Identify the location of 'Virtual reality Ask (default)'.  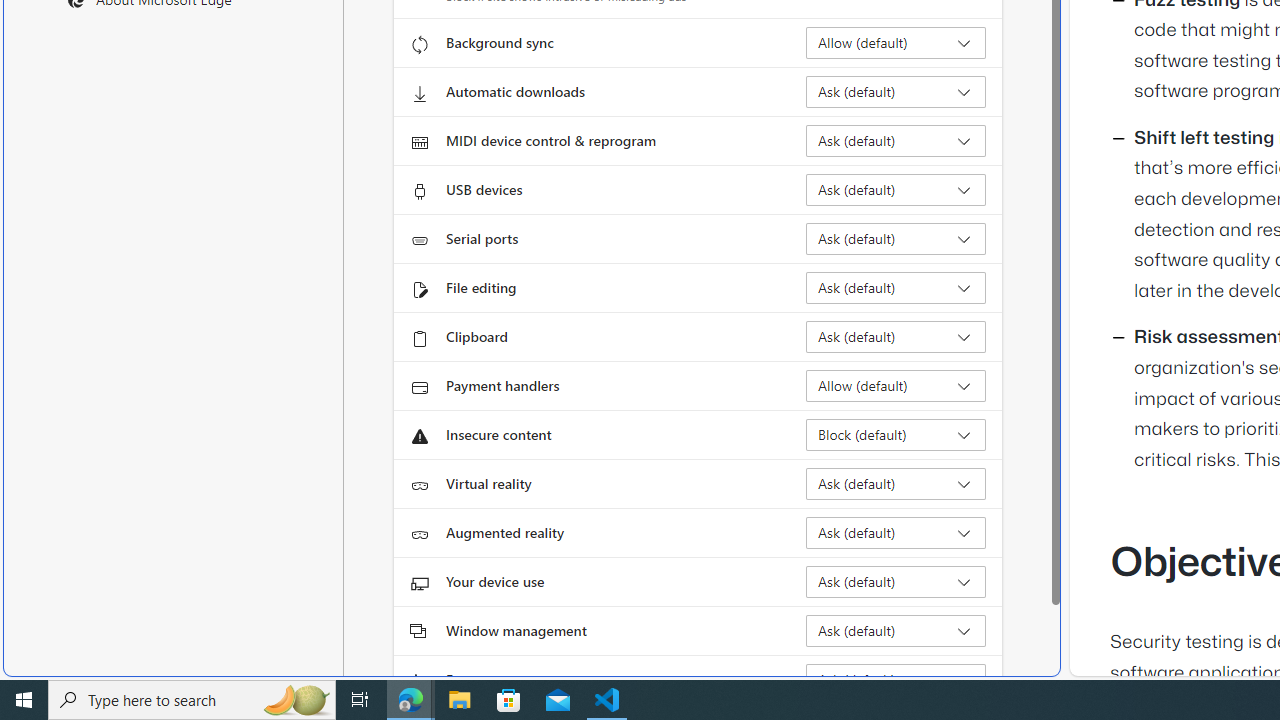
(895, 483).